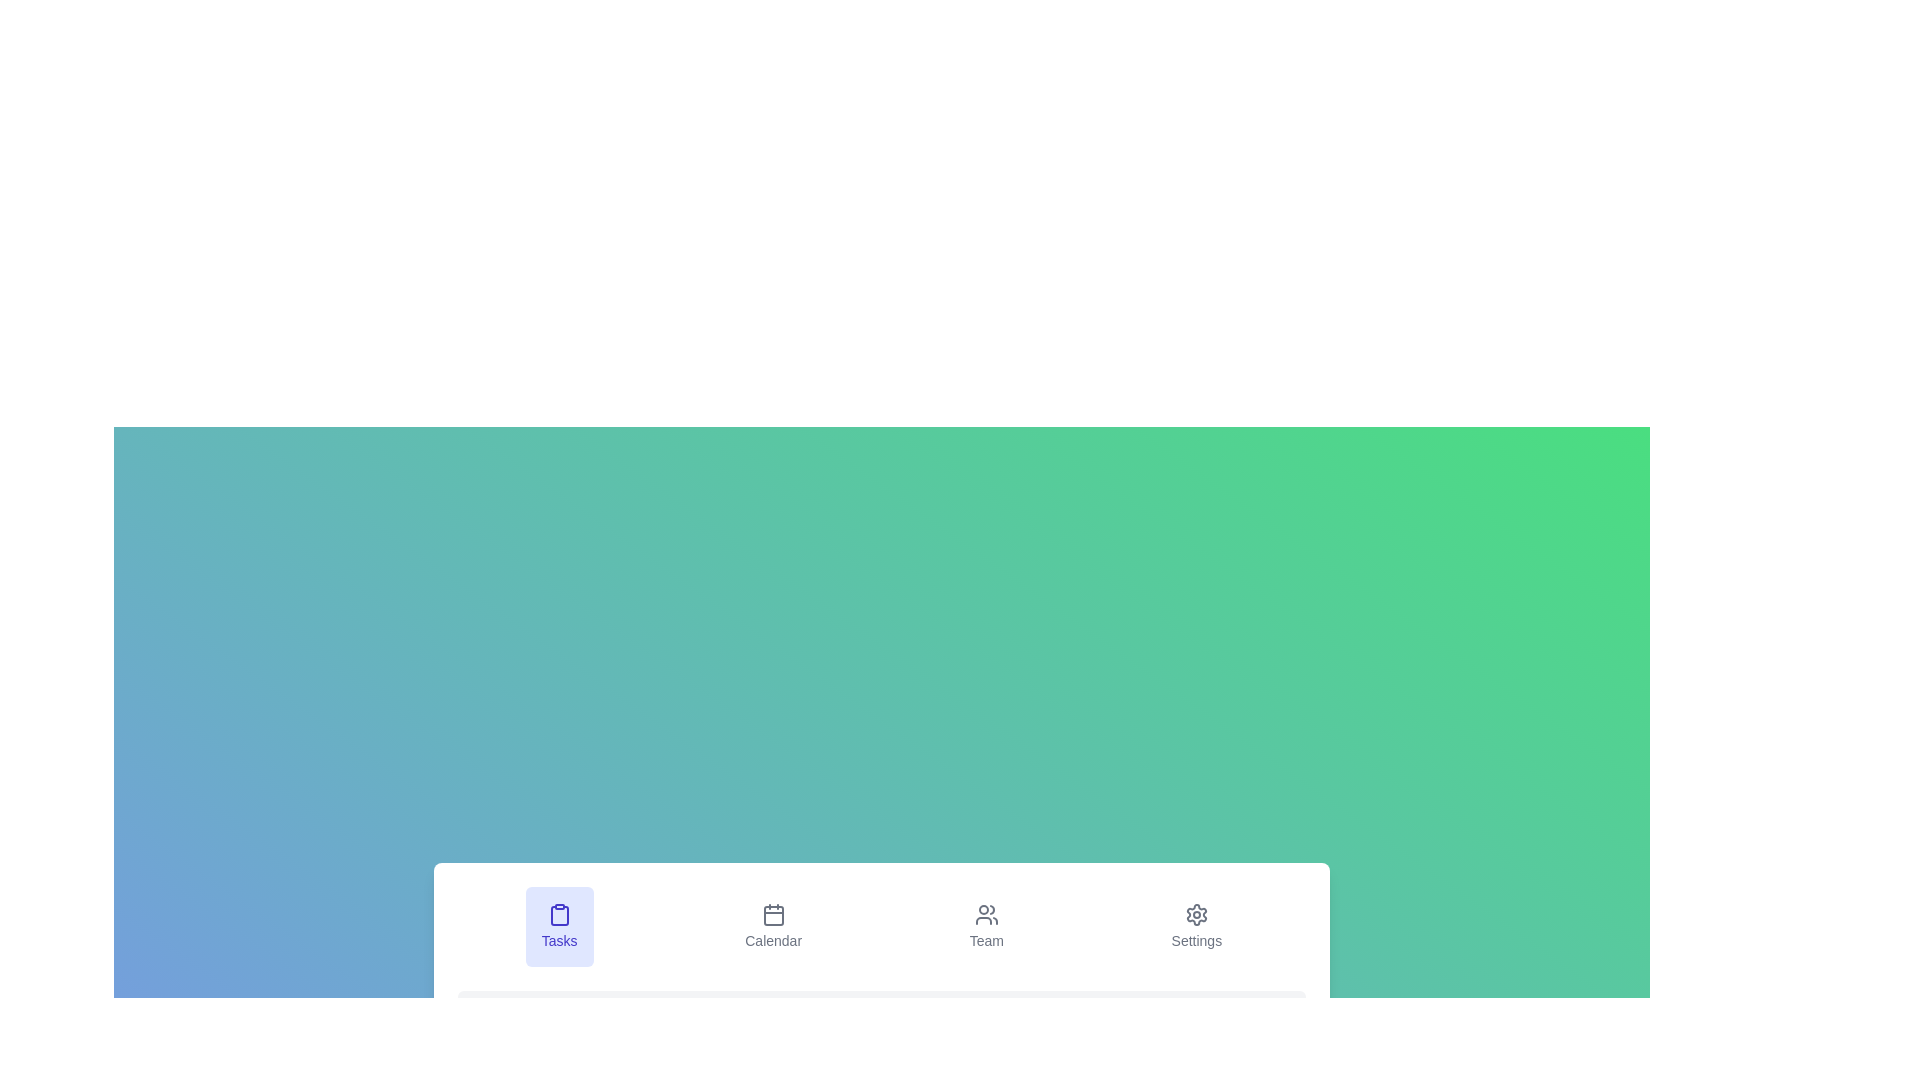 This screenshot has width=1920, height=1080. I want to click on the rectangular shape with slightly rounded corners that is part of the red 'Calendar' icon, located between the 'Tasks' and 'Team' icons at the bottom of the interface, so click(772, 915).